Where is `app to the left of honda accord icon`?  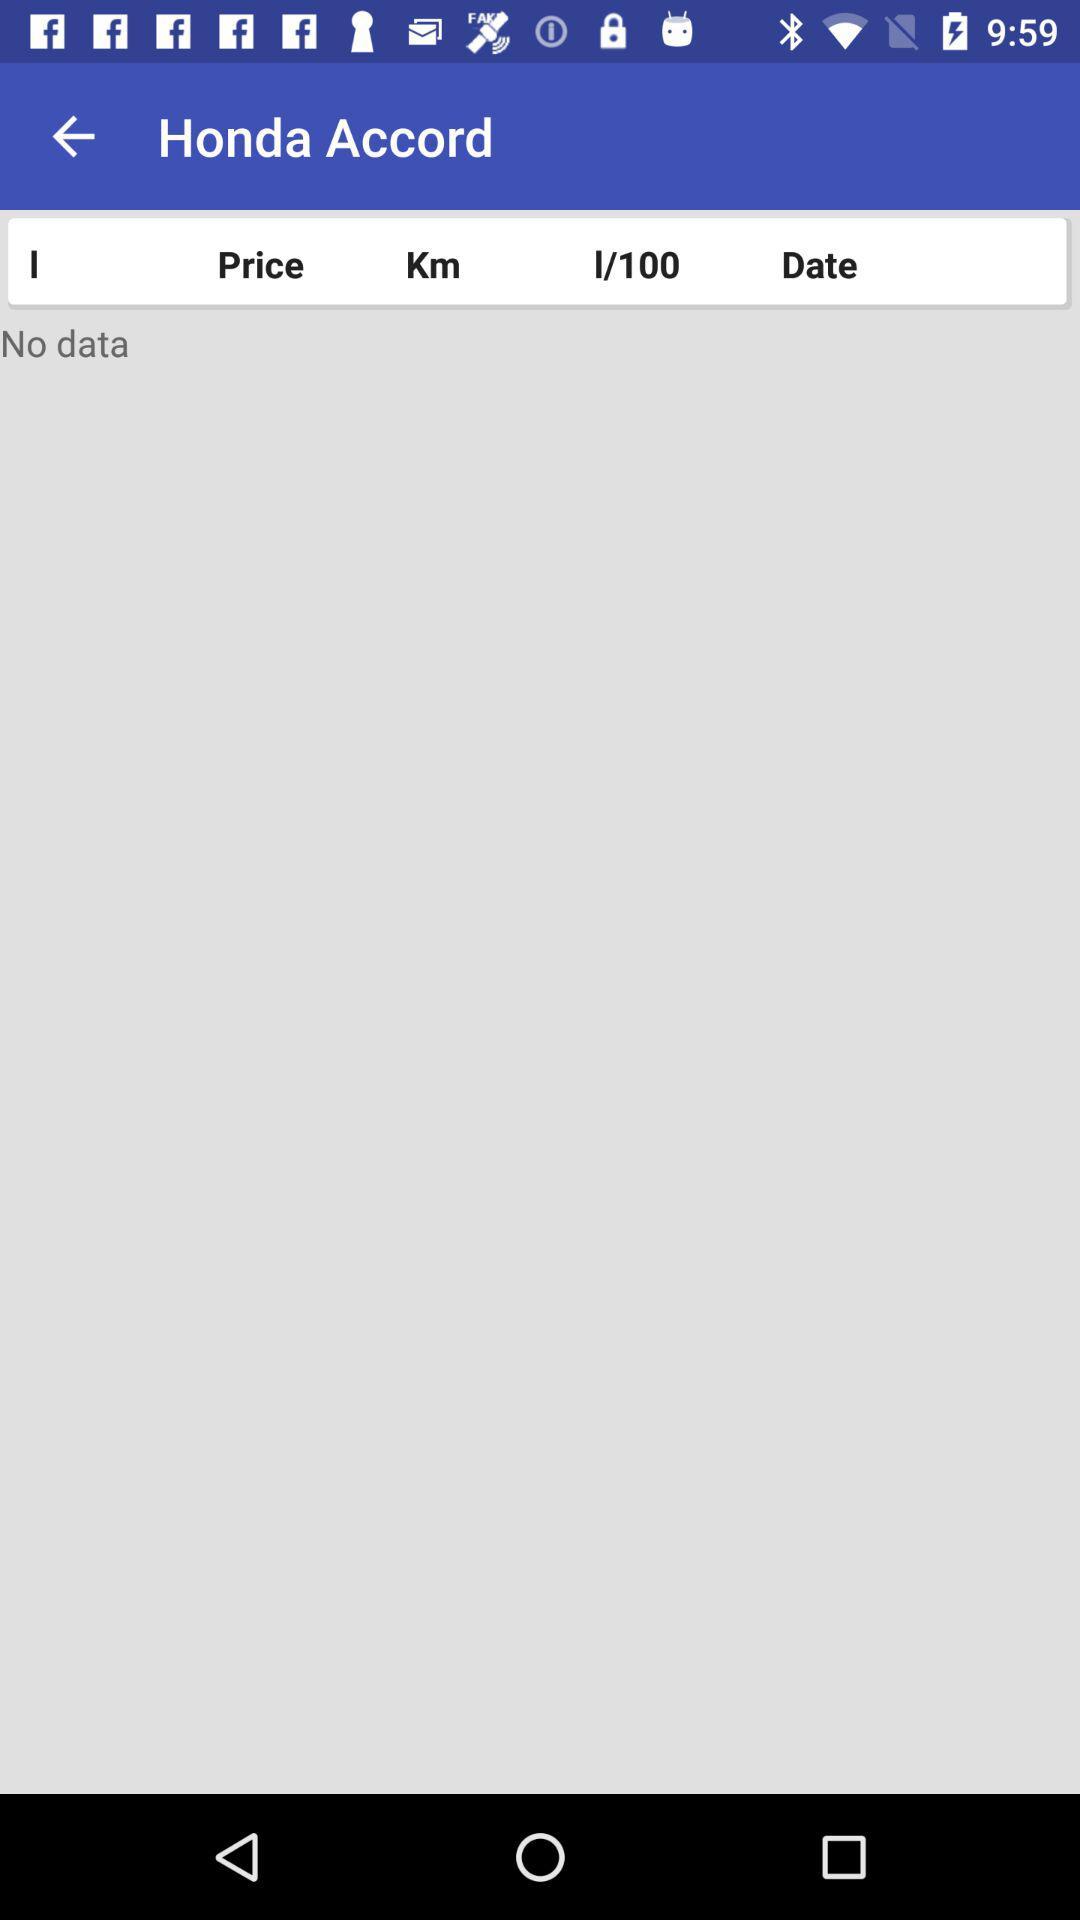 app to the left of honda accord icon is located at coordinates (72, 135).